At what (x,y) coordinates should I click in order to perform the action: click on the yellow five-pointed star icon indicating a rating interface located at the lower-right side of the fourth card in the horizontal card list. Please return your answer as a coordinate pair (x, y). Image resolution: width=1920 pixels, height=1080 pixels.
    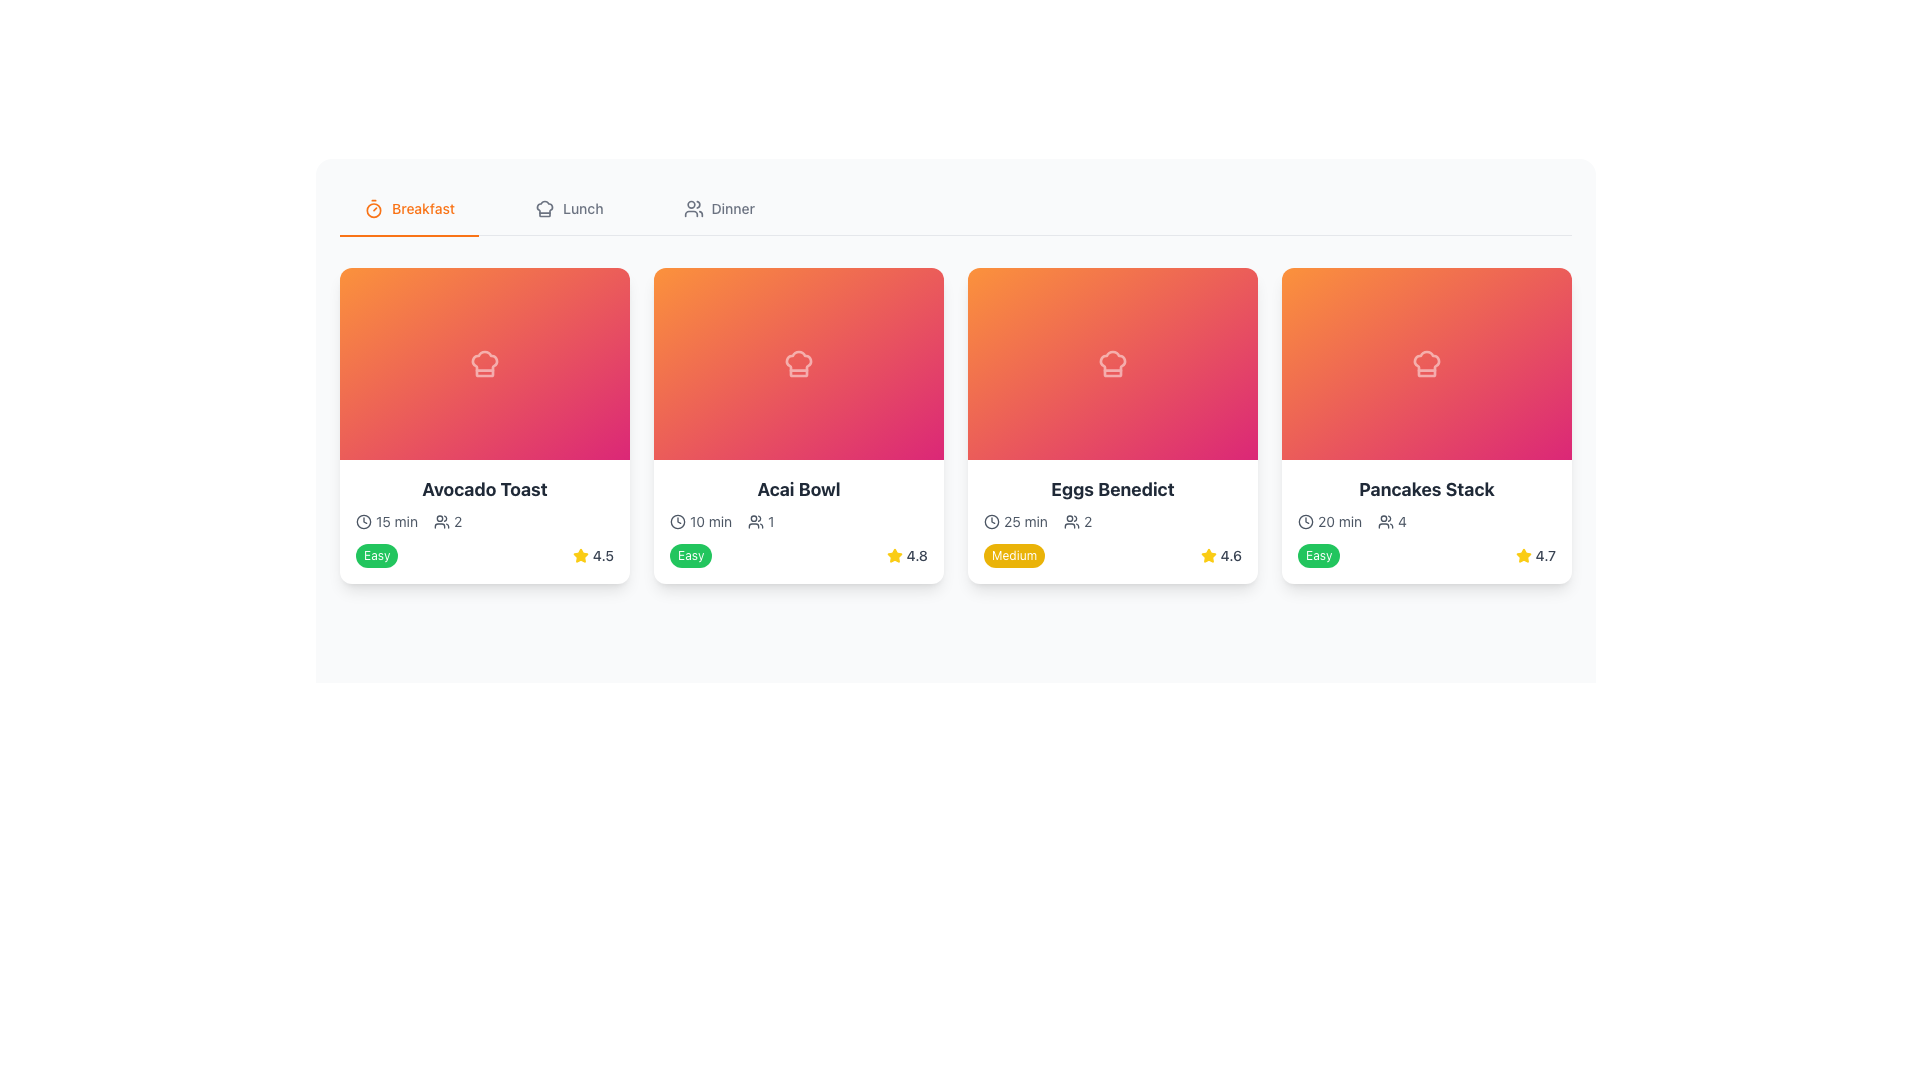
    Looking at the image, I should click on (1522, 555).